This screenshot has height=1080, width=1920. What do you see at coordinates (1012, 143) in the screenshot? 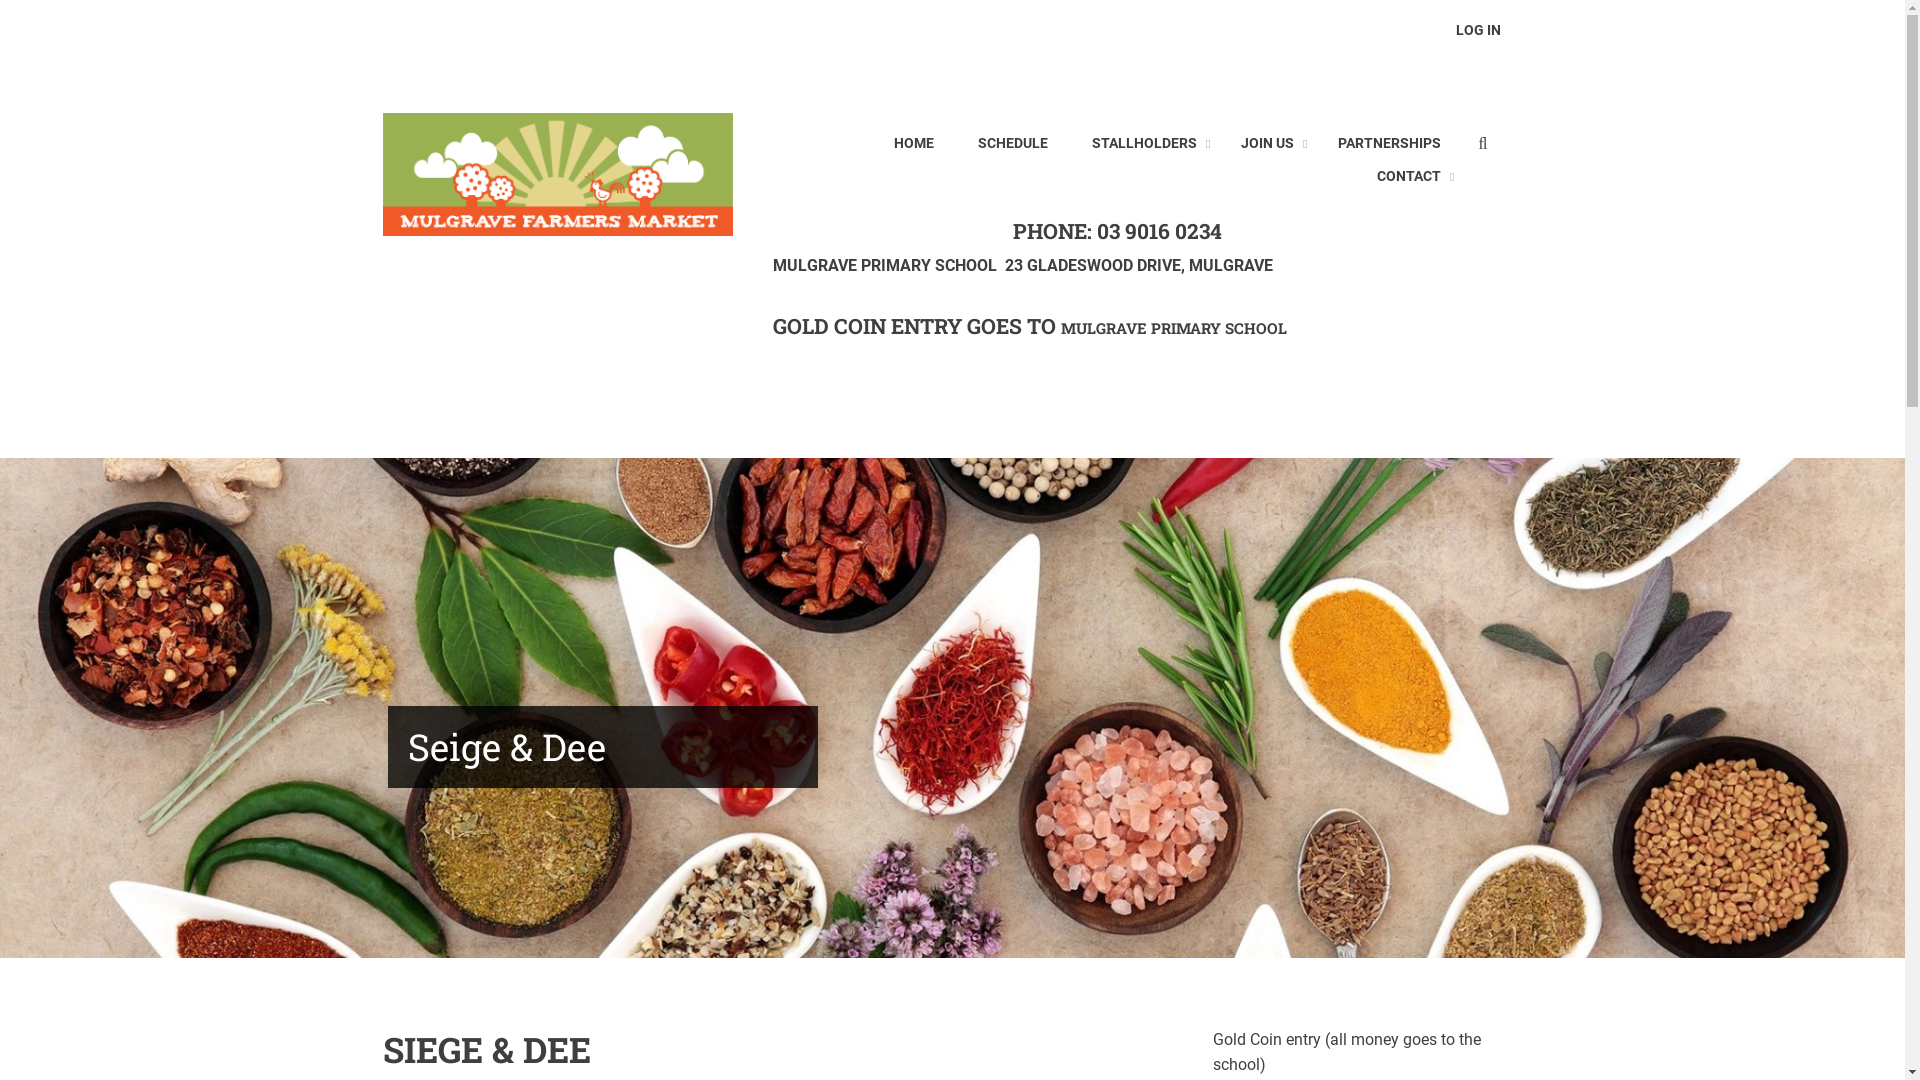
I see `'SCHEDULE'` at bounding box center [1012, 143].